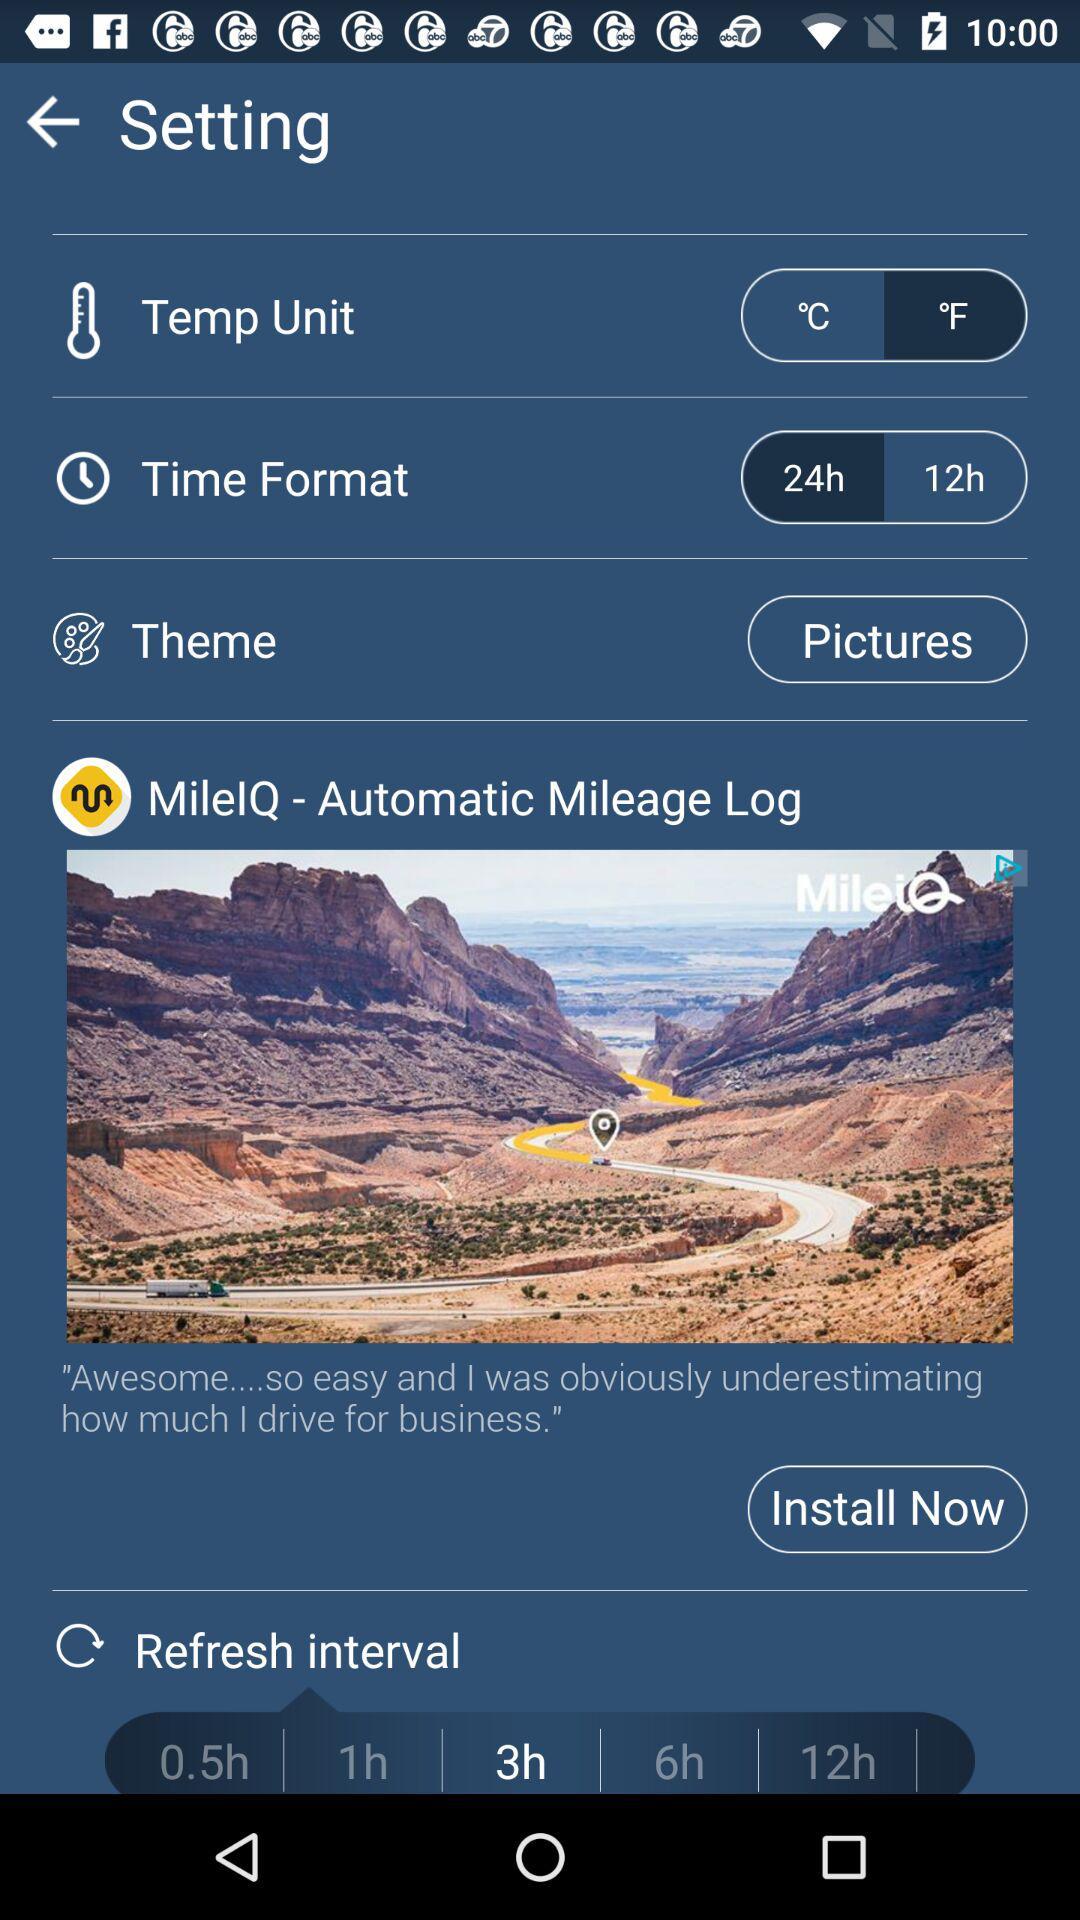  I want to click on location, so click(540, 1095).